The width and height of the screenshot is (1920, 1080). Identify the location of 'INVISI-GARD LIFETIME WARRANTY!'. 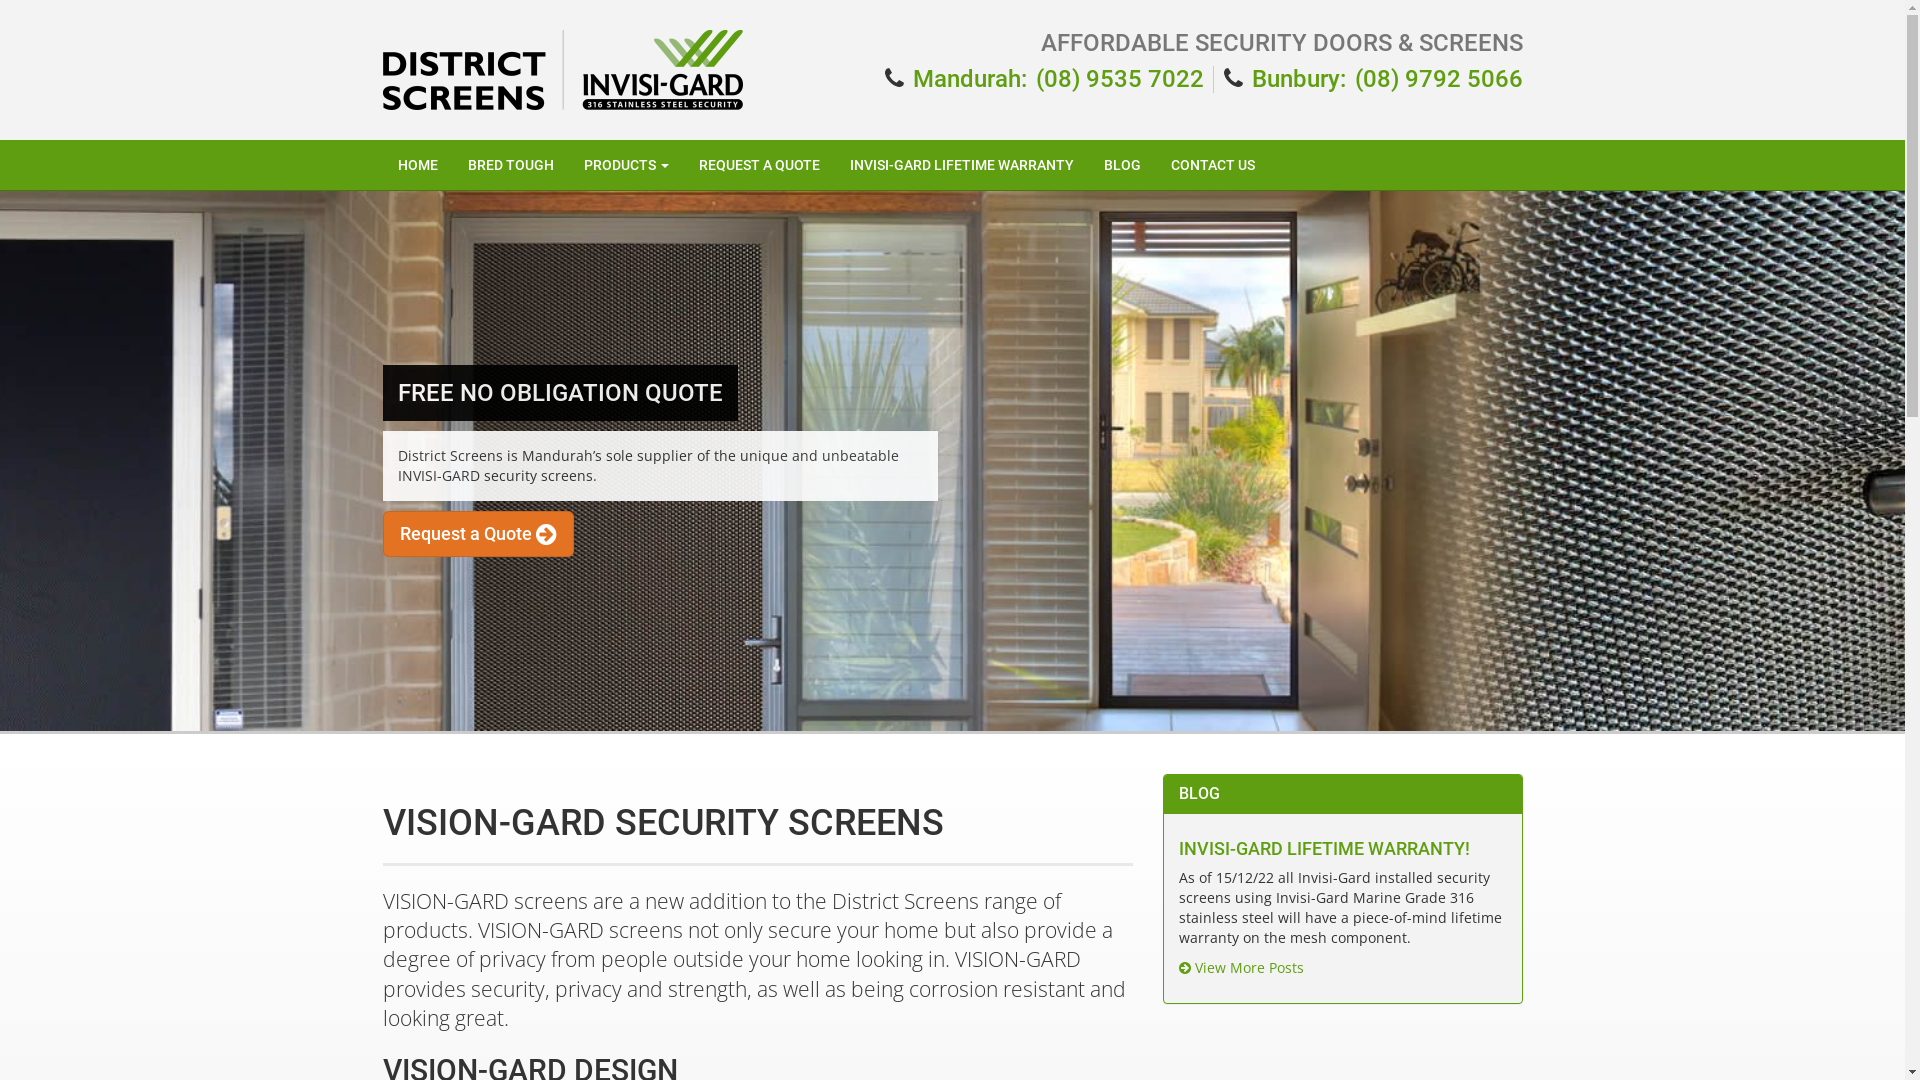
(1323, 848).